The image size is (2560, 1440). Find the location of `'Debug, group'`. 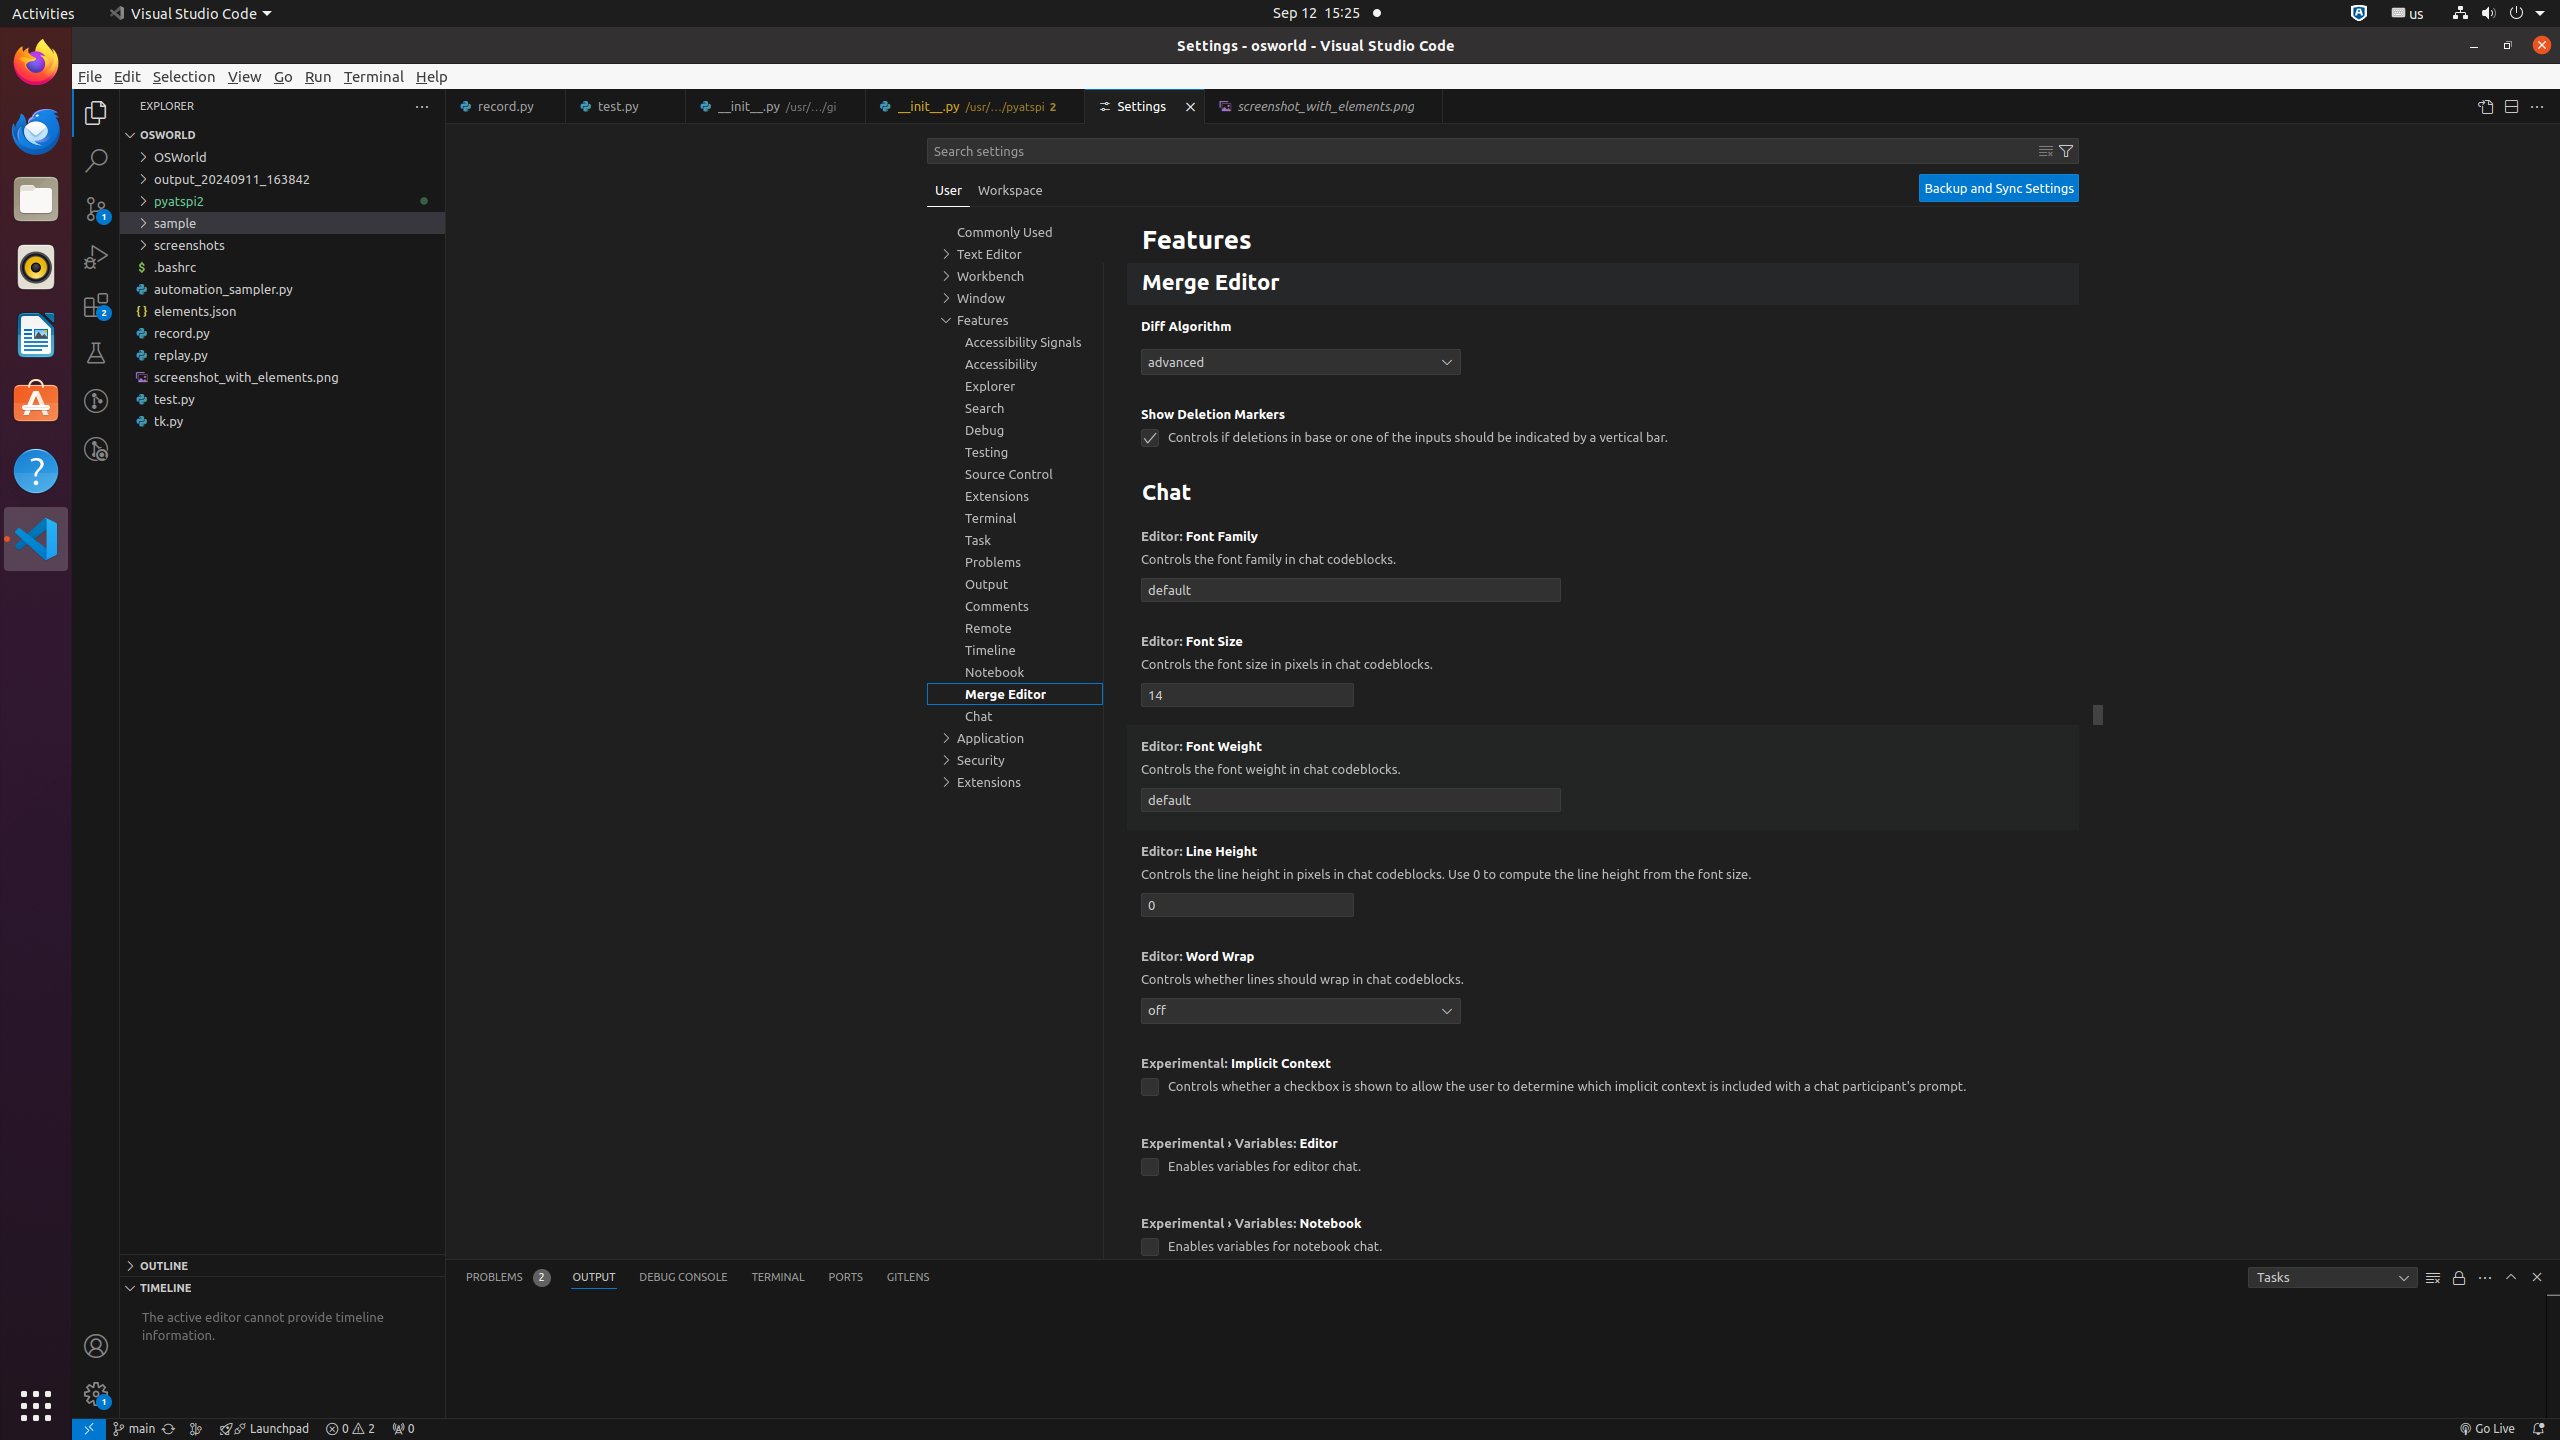

'Debug, group' is located at coordinates (1015, 428).